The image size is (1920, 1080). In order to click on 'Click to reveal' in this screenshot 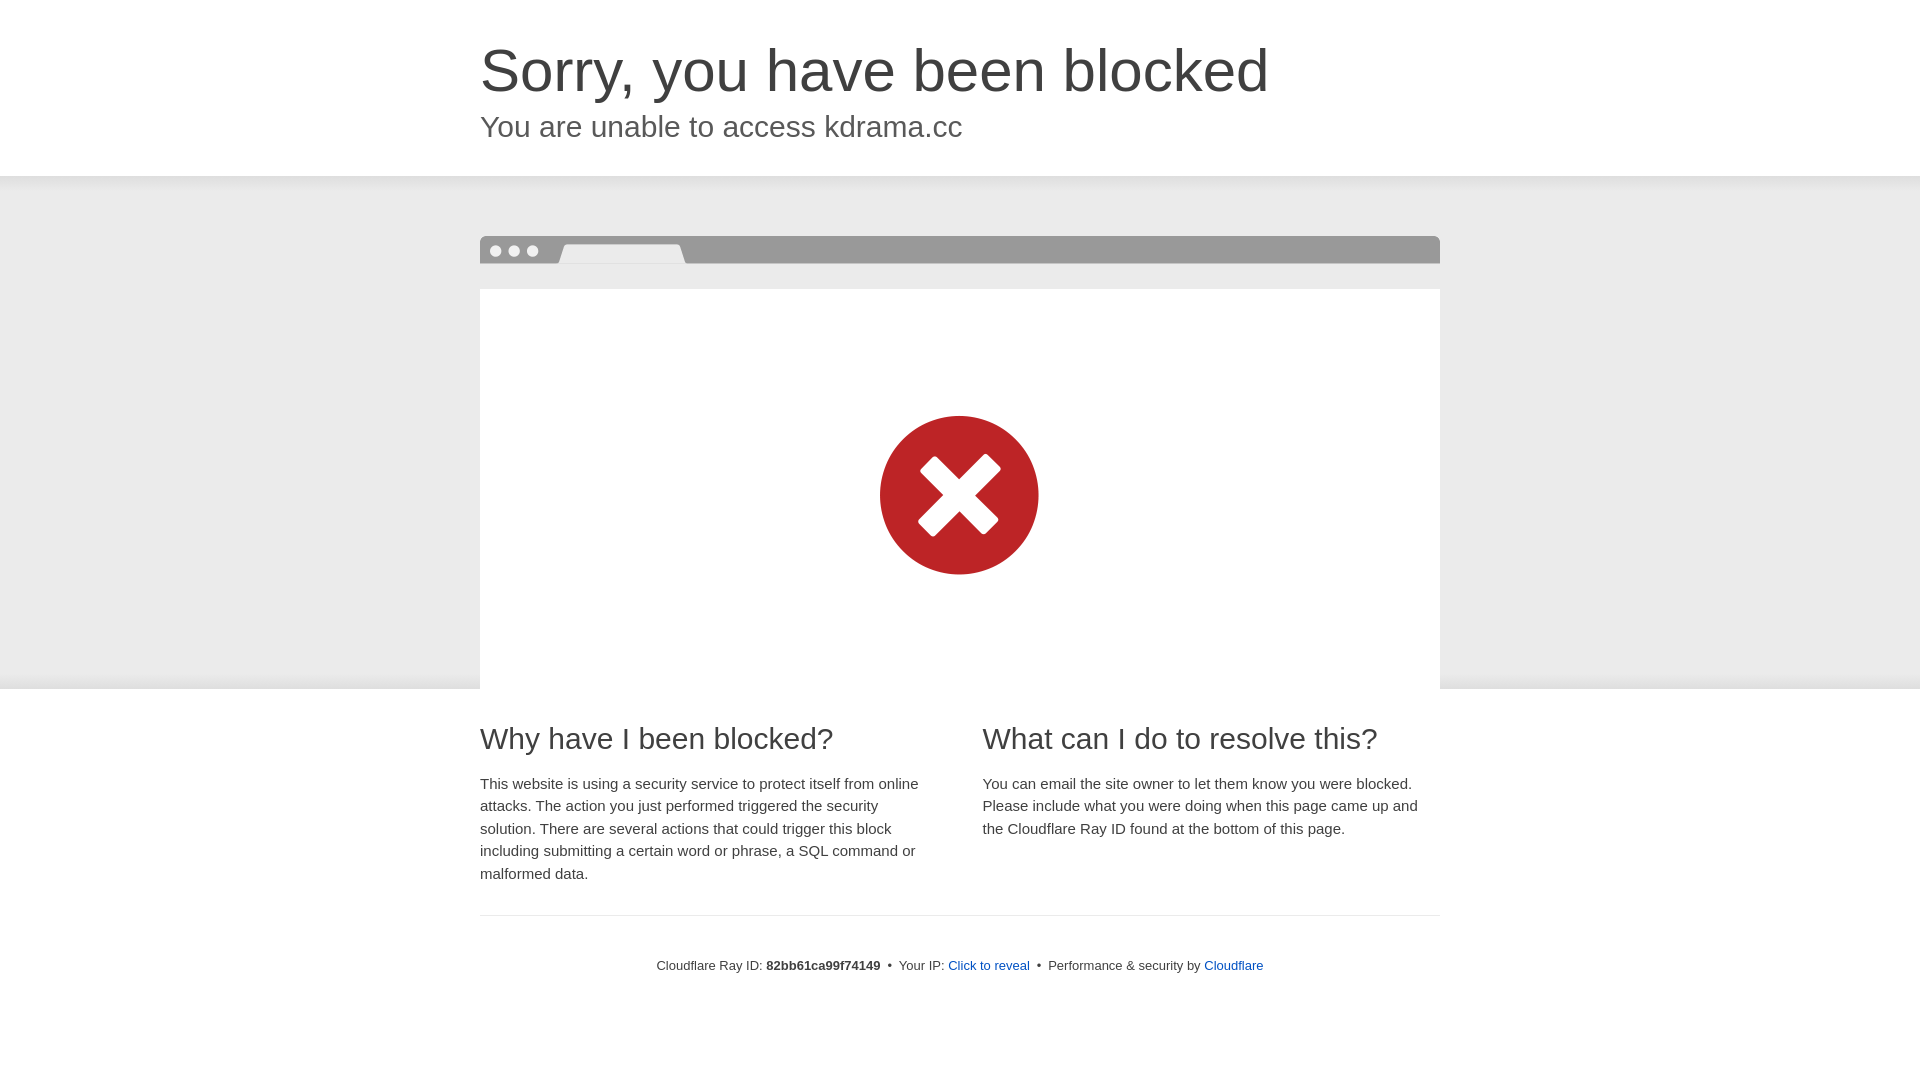, I will do `click(988, 964)`.